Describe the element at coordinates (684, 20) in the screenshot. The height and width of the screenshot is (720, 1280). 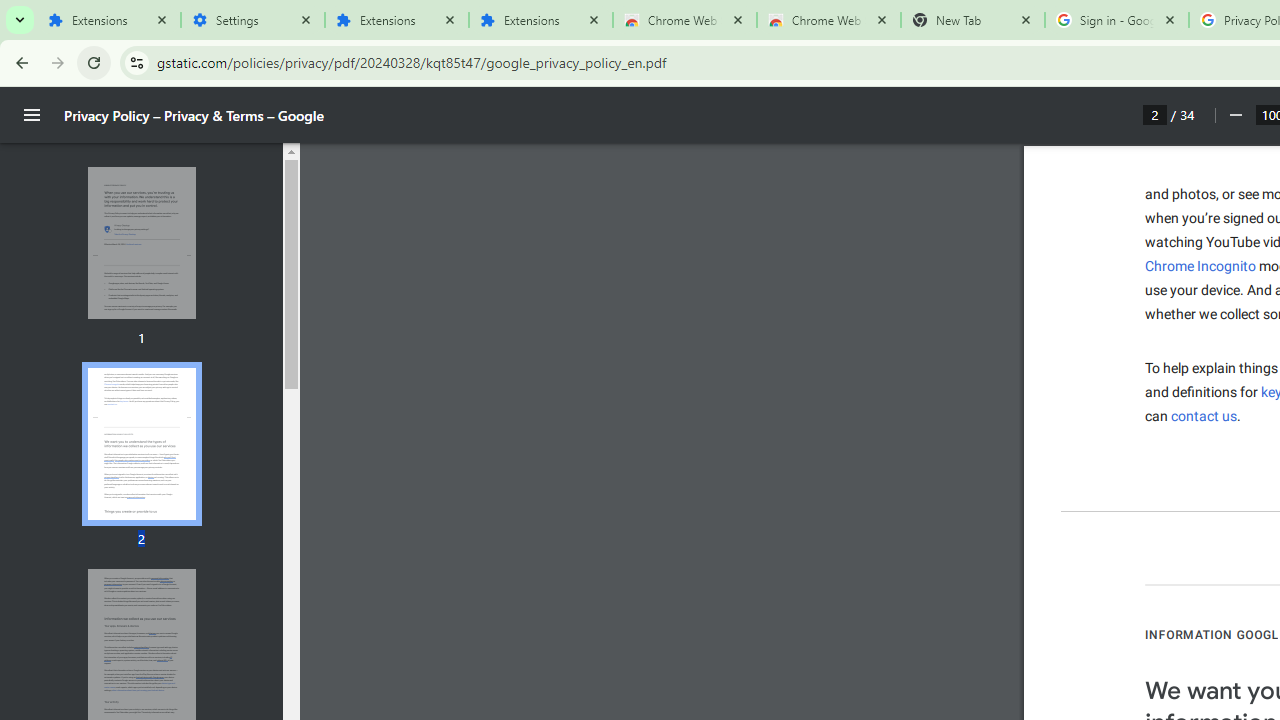
I see `'Chrome Web Store'` at that location.